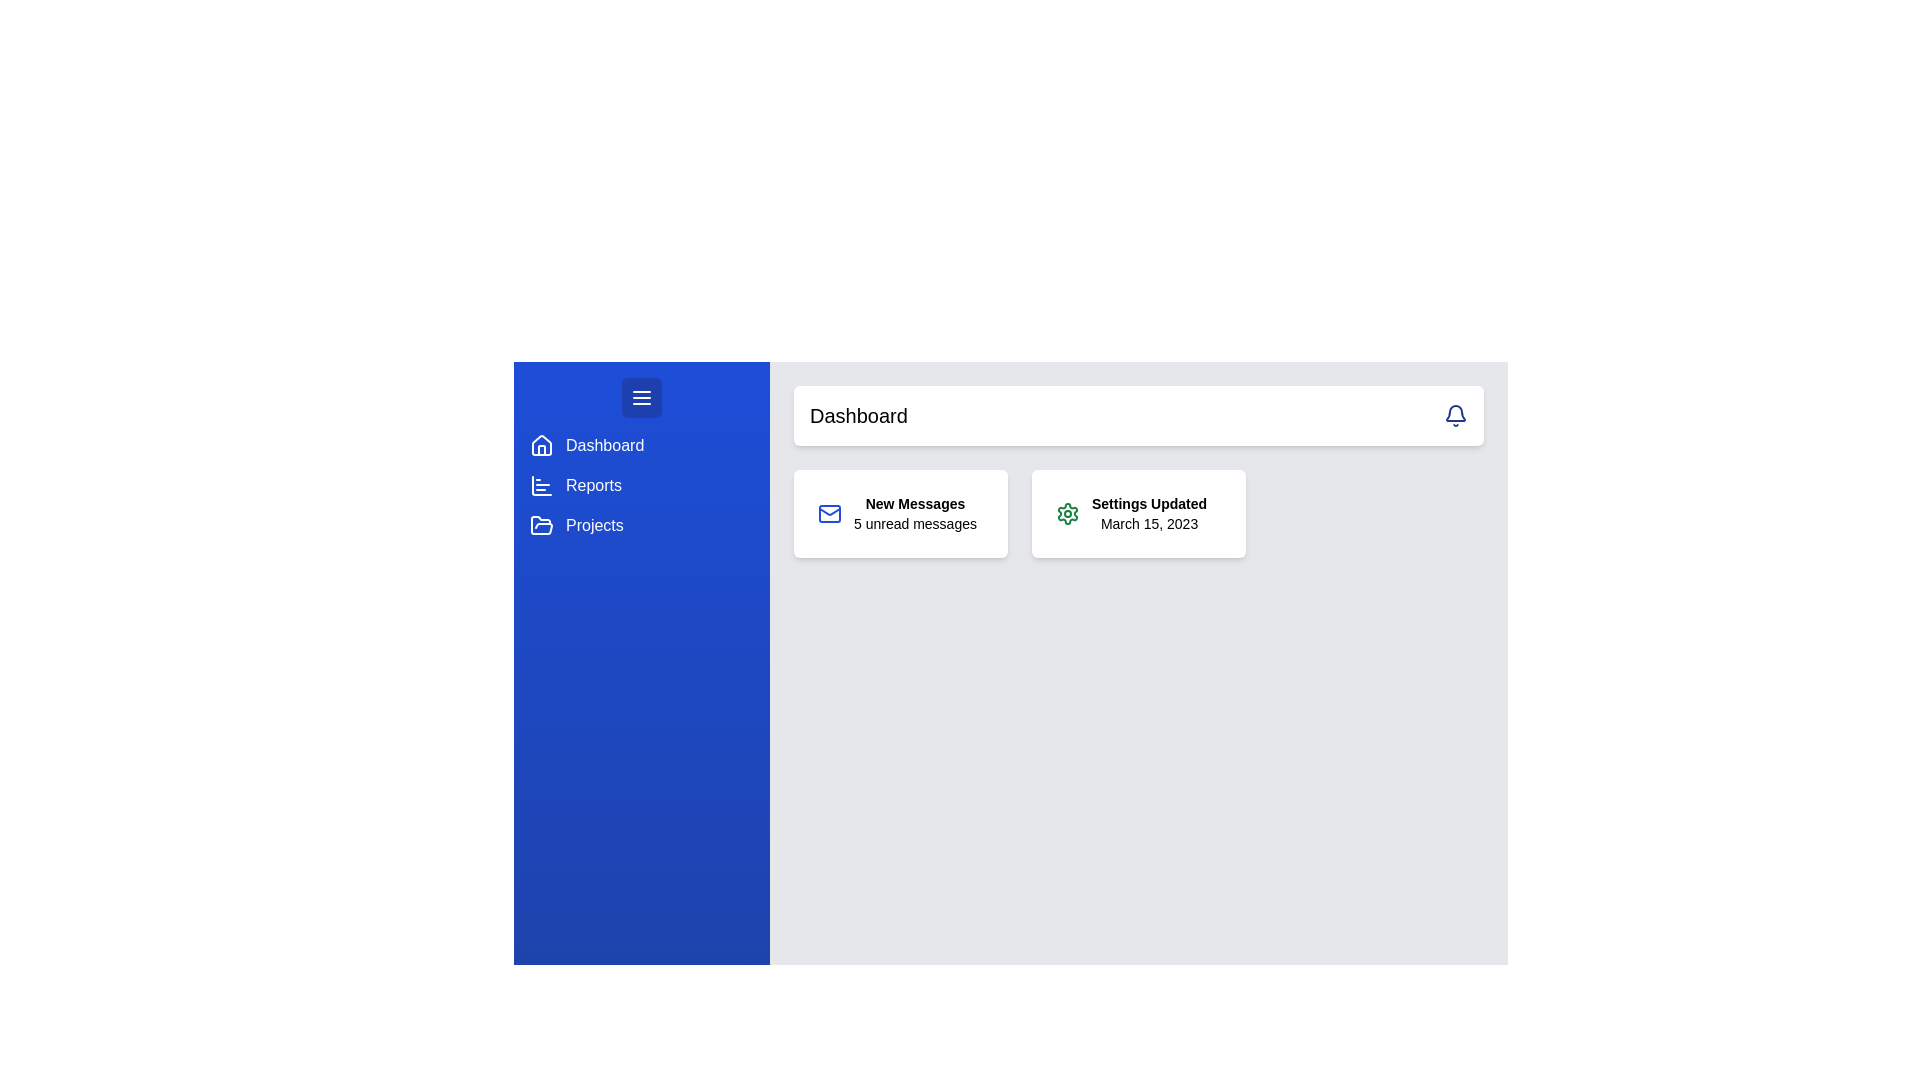  I want to click on the stylized folder icon in the side navigation menu, so click(542, 523).